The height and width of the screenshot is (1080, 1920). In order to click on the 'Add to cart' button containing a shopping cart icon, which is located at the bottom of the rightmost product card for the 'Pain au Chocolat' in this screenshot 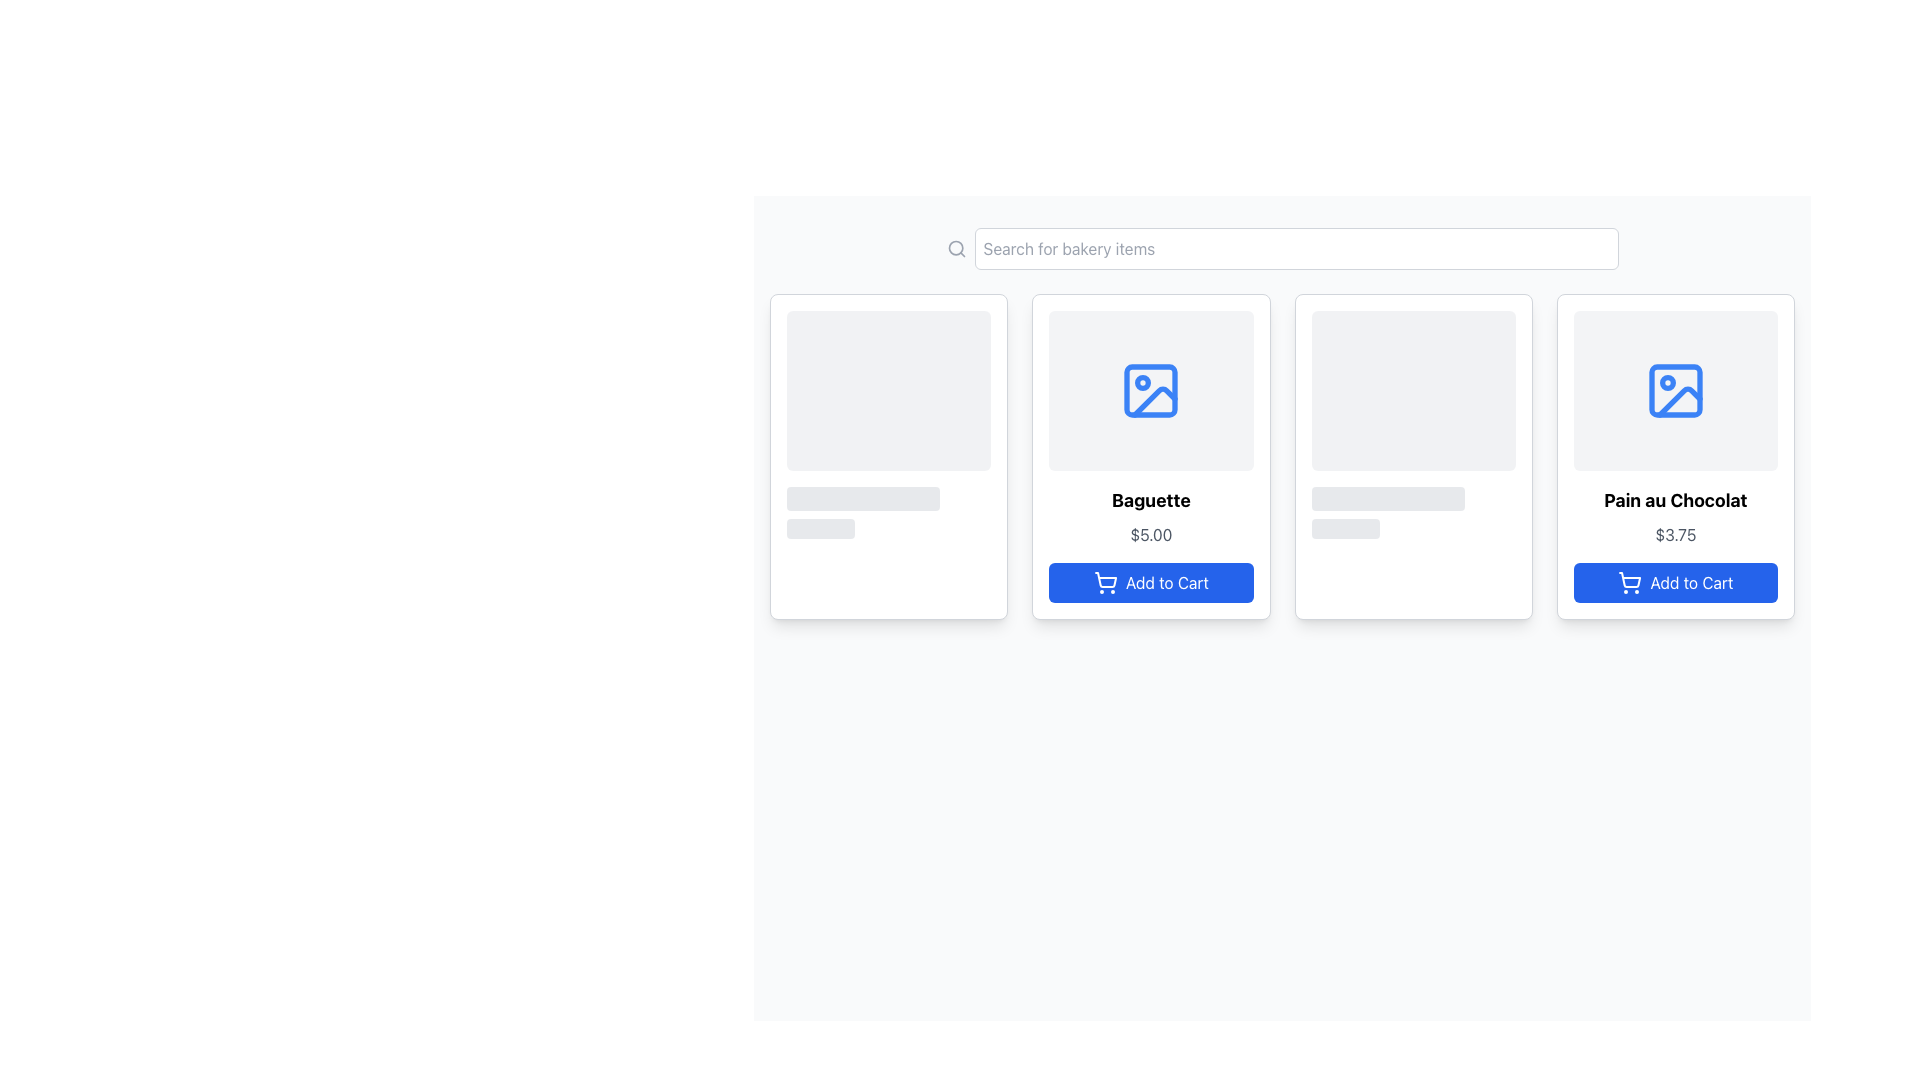, I will do `click(1630, 580)`.